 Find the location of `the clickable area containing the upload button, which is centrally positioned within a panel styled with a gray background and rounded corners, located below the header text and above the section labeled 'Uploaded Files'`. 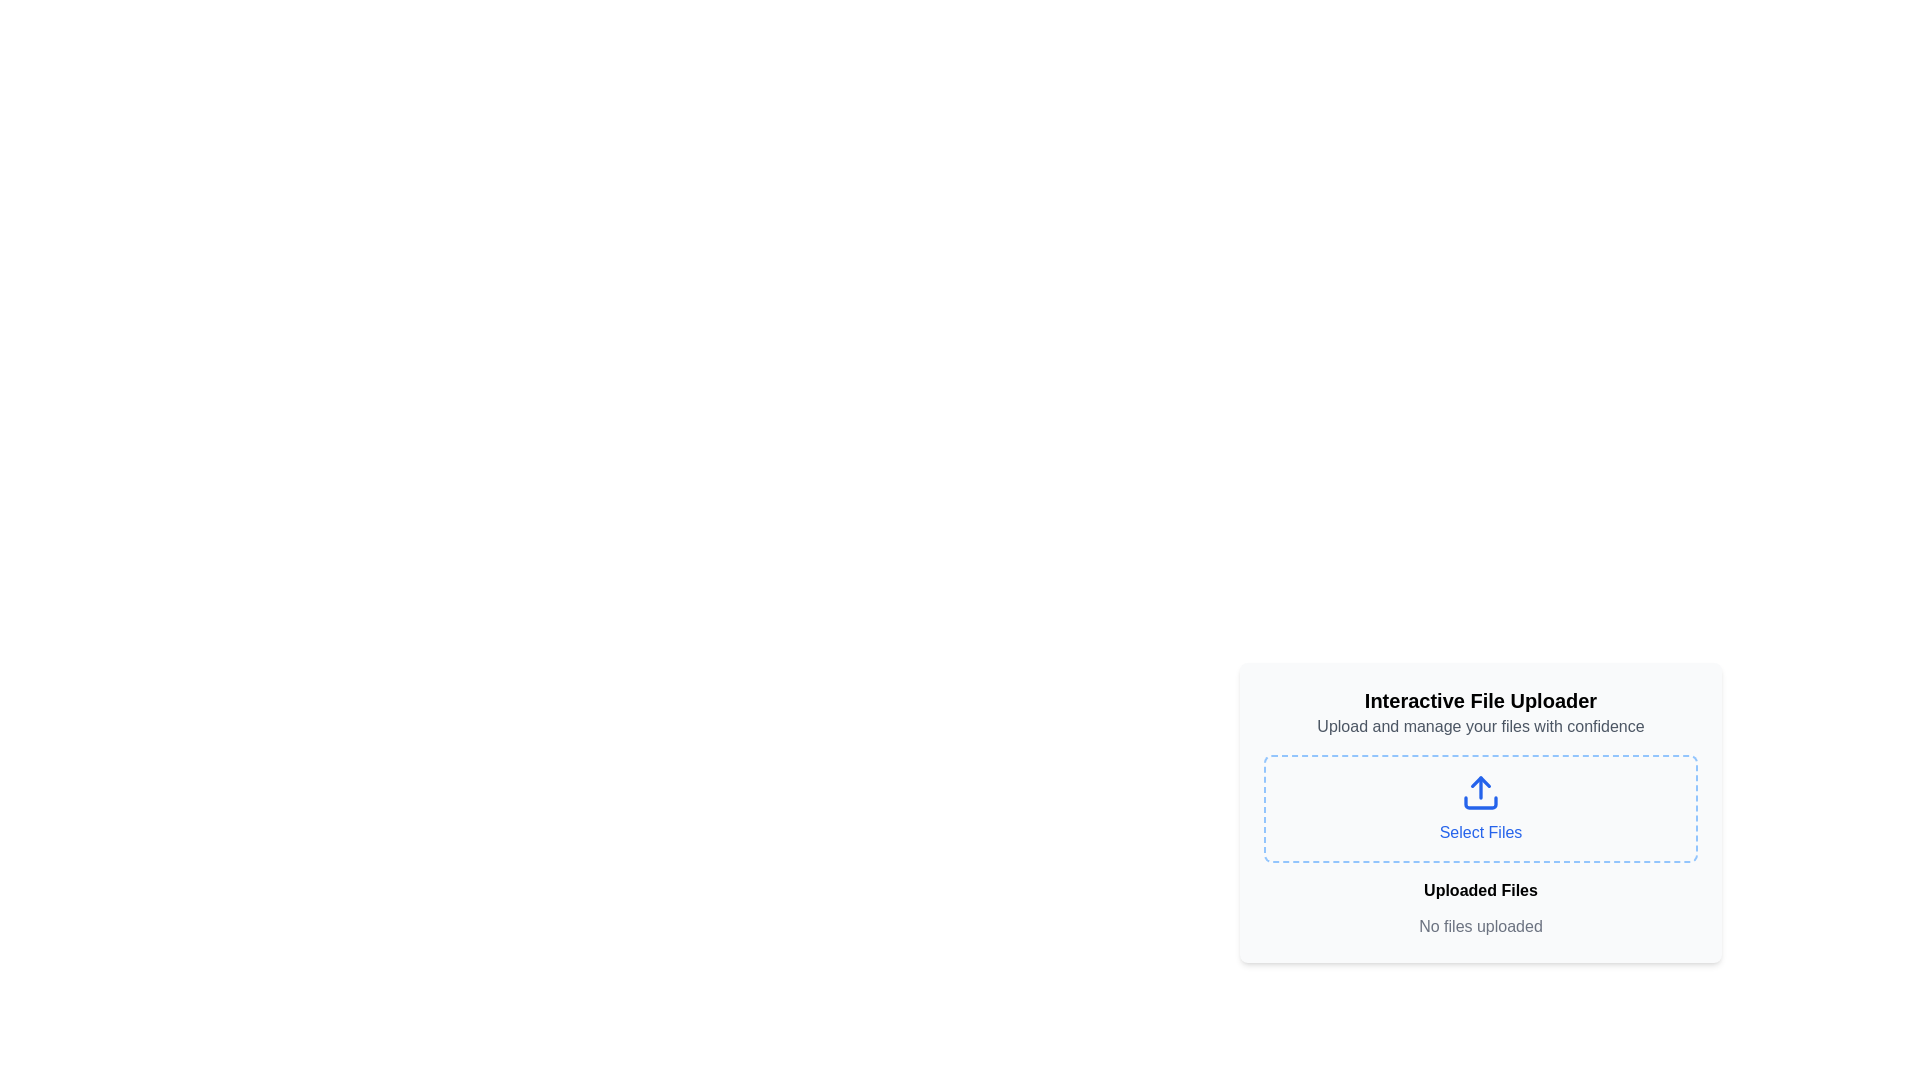

the clickable area containing the upload button, which is centrally positioned within a panel styled with a gray background and rounded corners, located below the header text and above the section labeled 'Uploaded Files' is located at coordinates (1481, 813).